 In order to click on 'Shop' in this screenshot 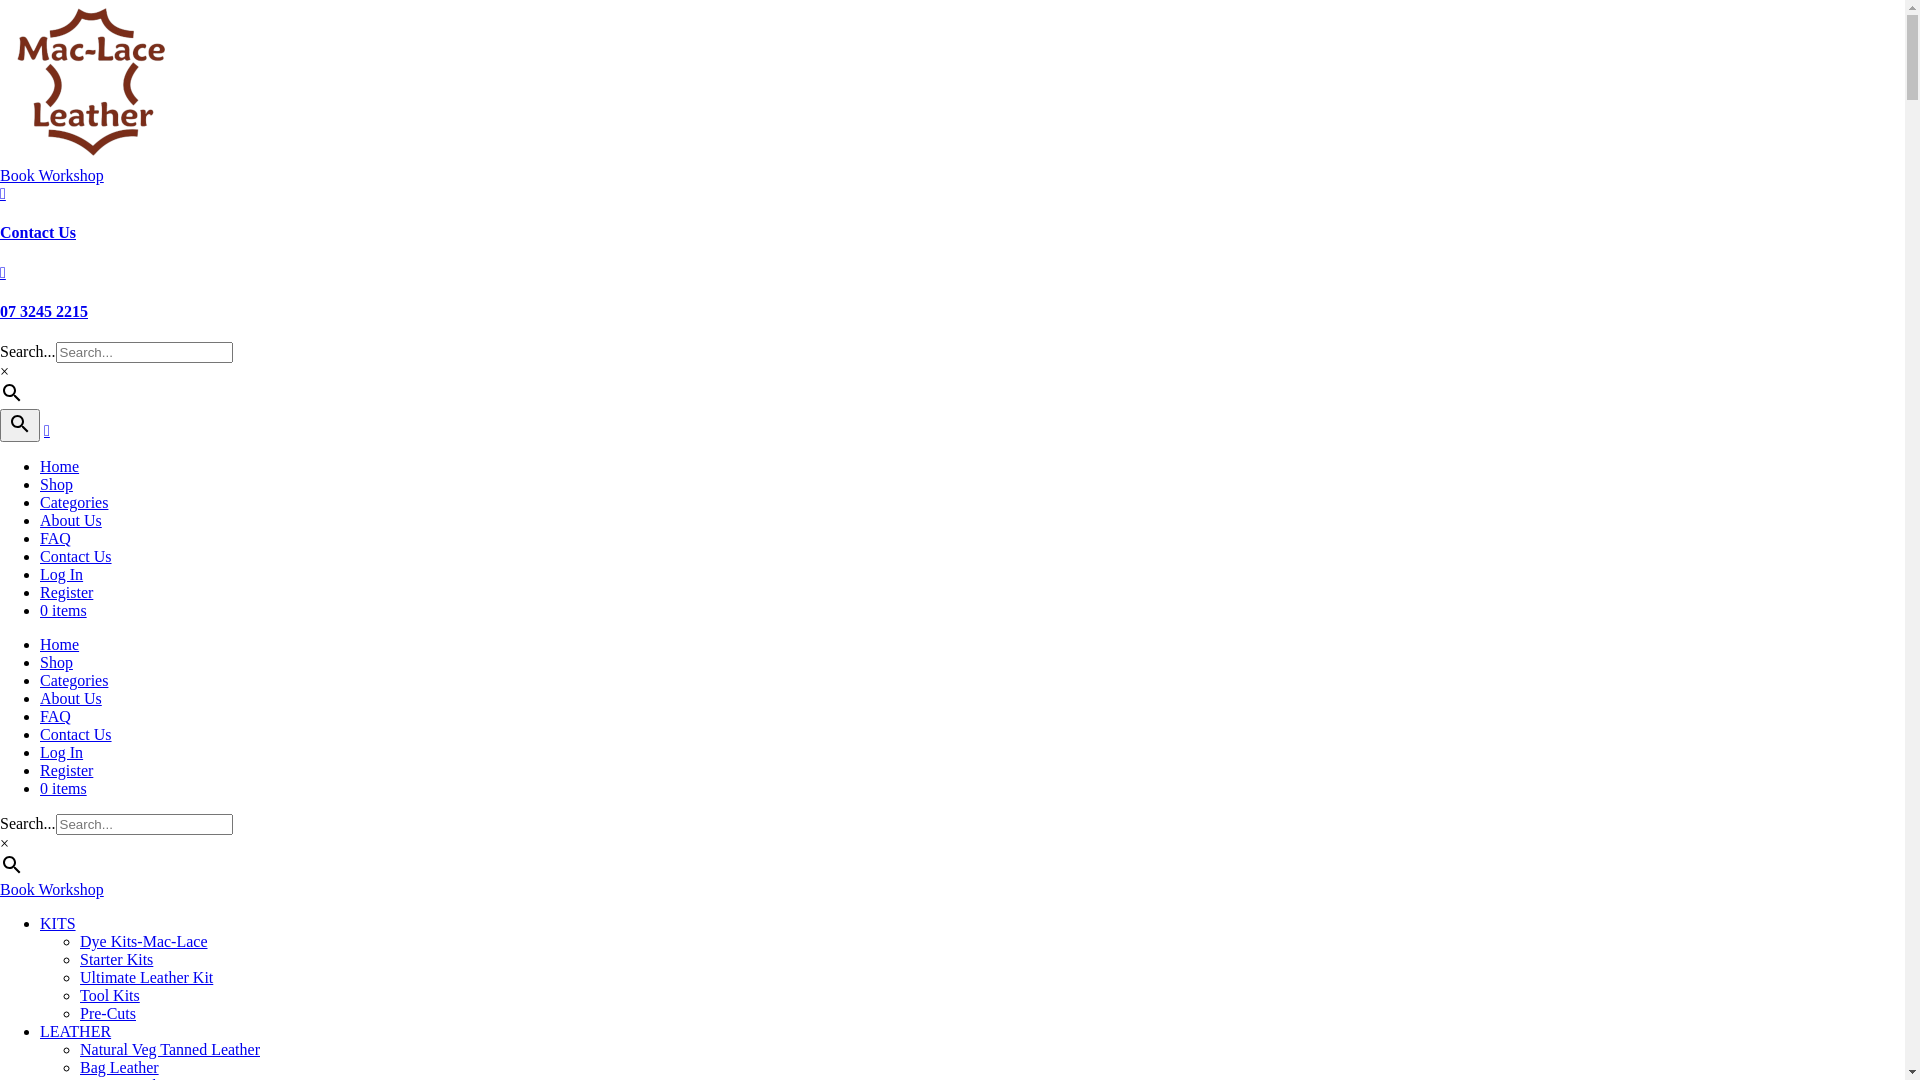, I will do `click(56, 484)`.